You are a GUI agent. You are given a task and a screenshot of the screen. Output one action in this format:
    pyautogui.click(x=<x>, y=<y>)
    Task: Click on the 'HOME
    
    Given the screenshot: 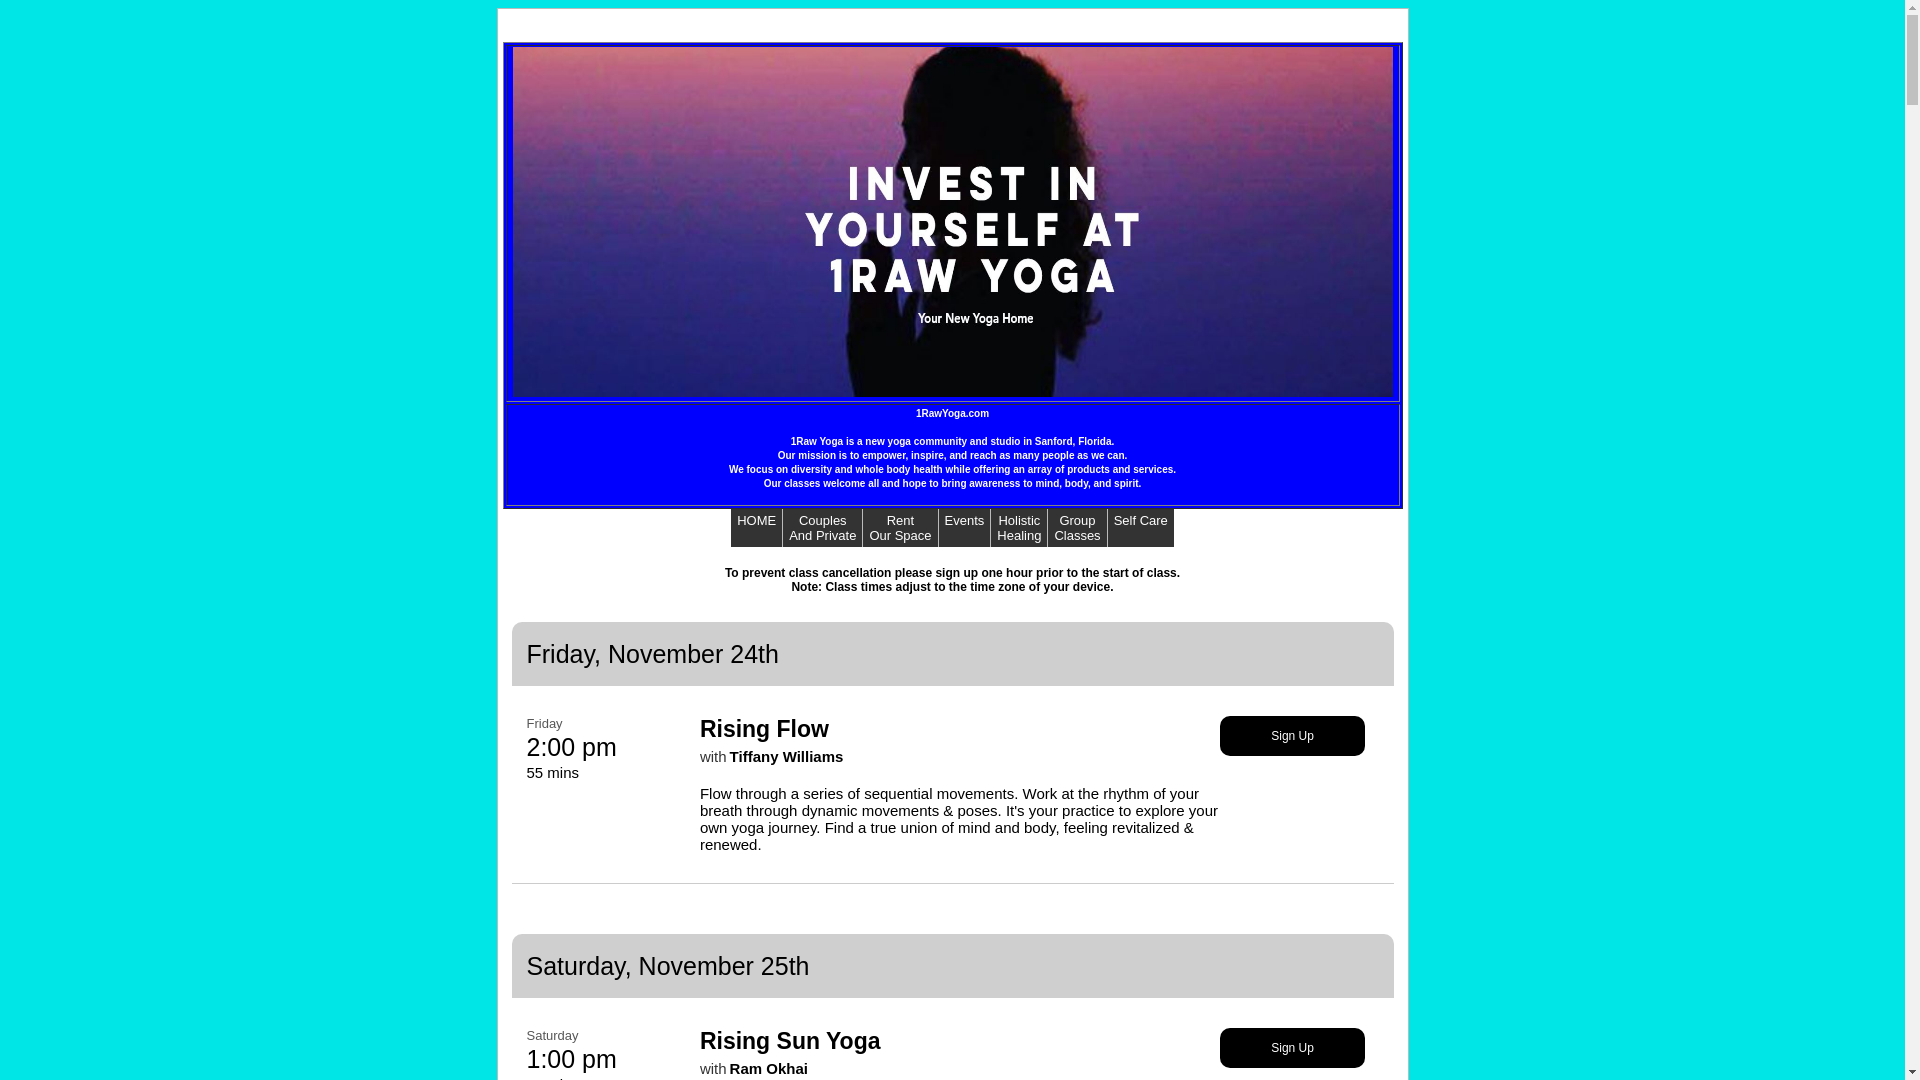 What is the action you would take?
    pyautogui.click(x=755, y=527)
    